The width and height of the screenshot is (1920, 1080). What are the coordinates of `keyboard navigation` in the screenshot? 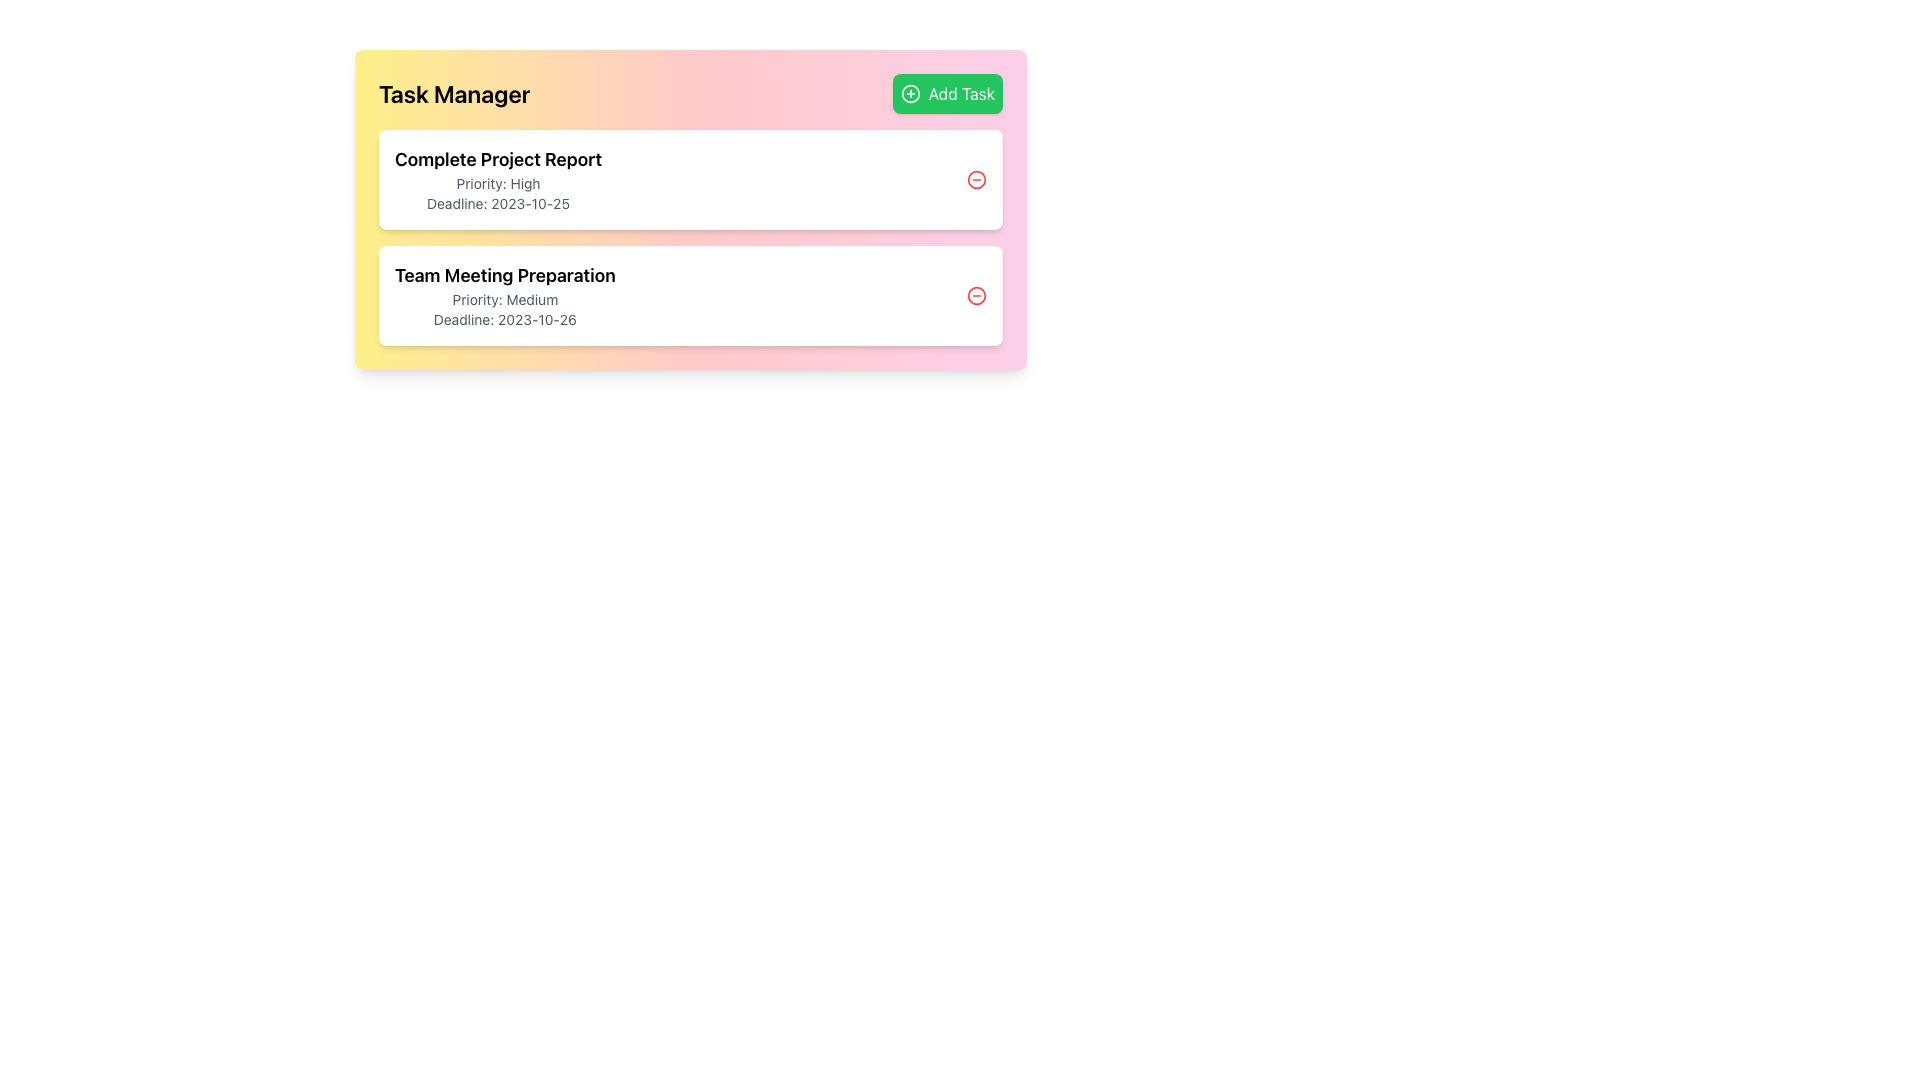 It's located at (498, 184).